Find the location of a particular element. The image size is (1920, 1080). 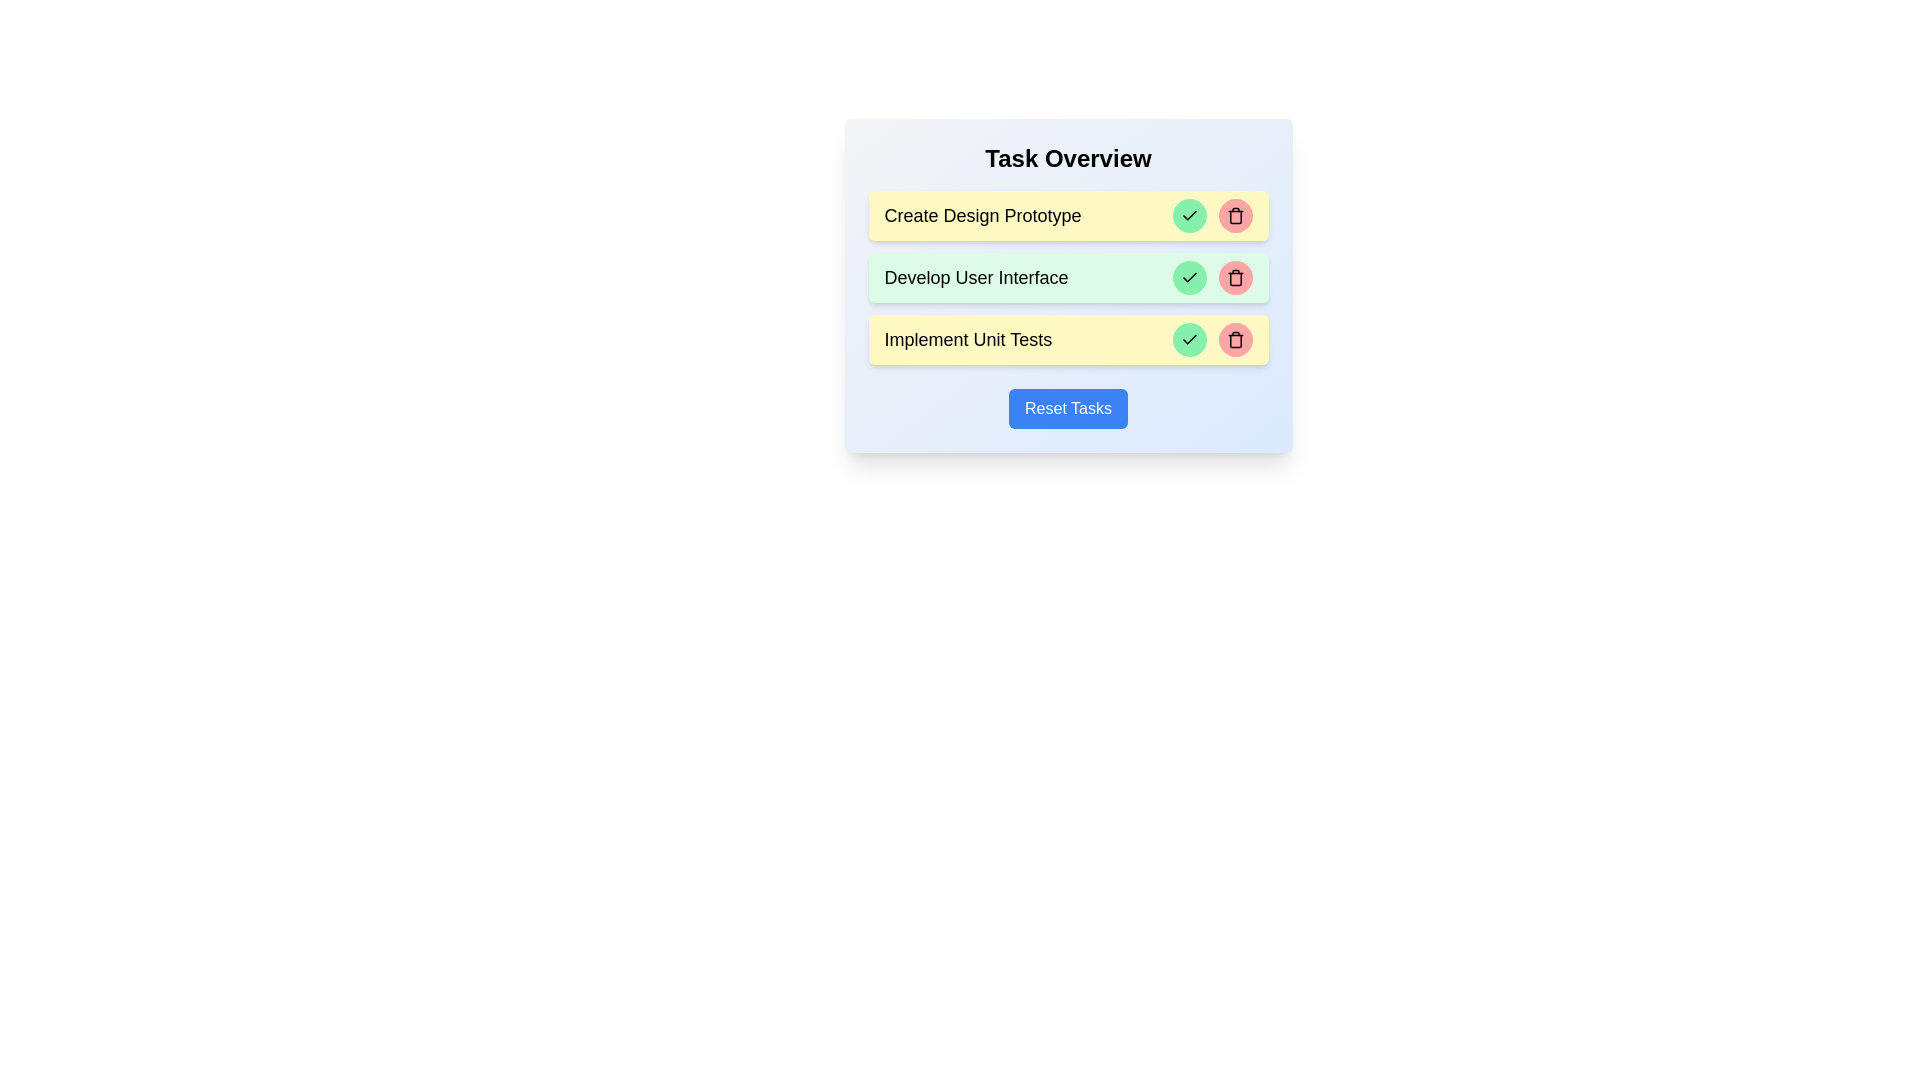

the delete button of the task identified by Implement Unit Tests is located at coordinates (1234, 338).